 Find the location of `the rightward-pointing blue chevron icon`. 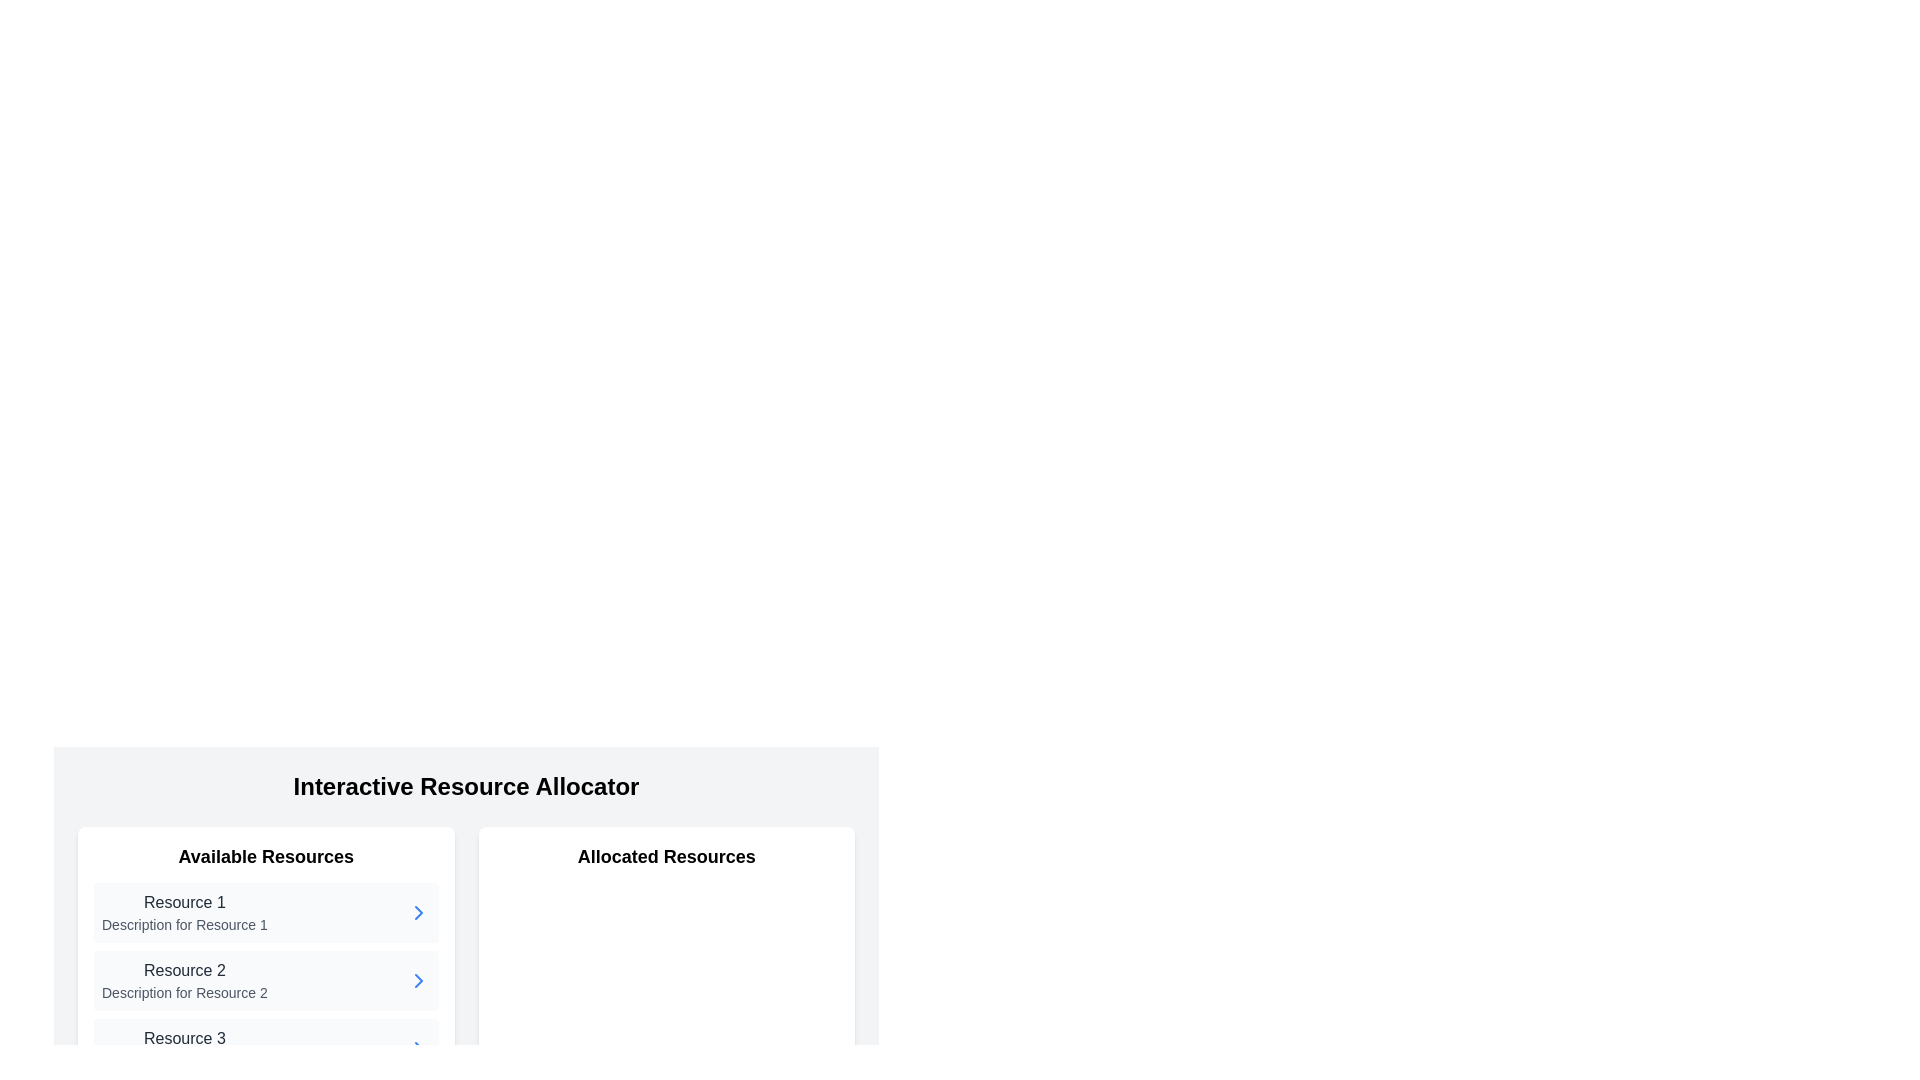

the rightward-pointing blue chevron icon is located at coordinates (417, 979).